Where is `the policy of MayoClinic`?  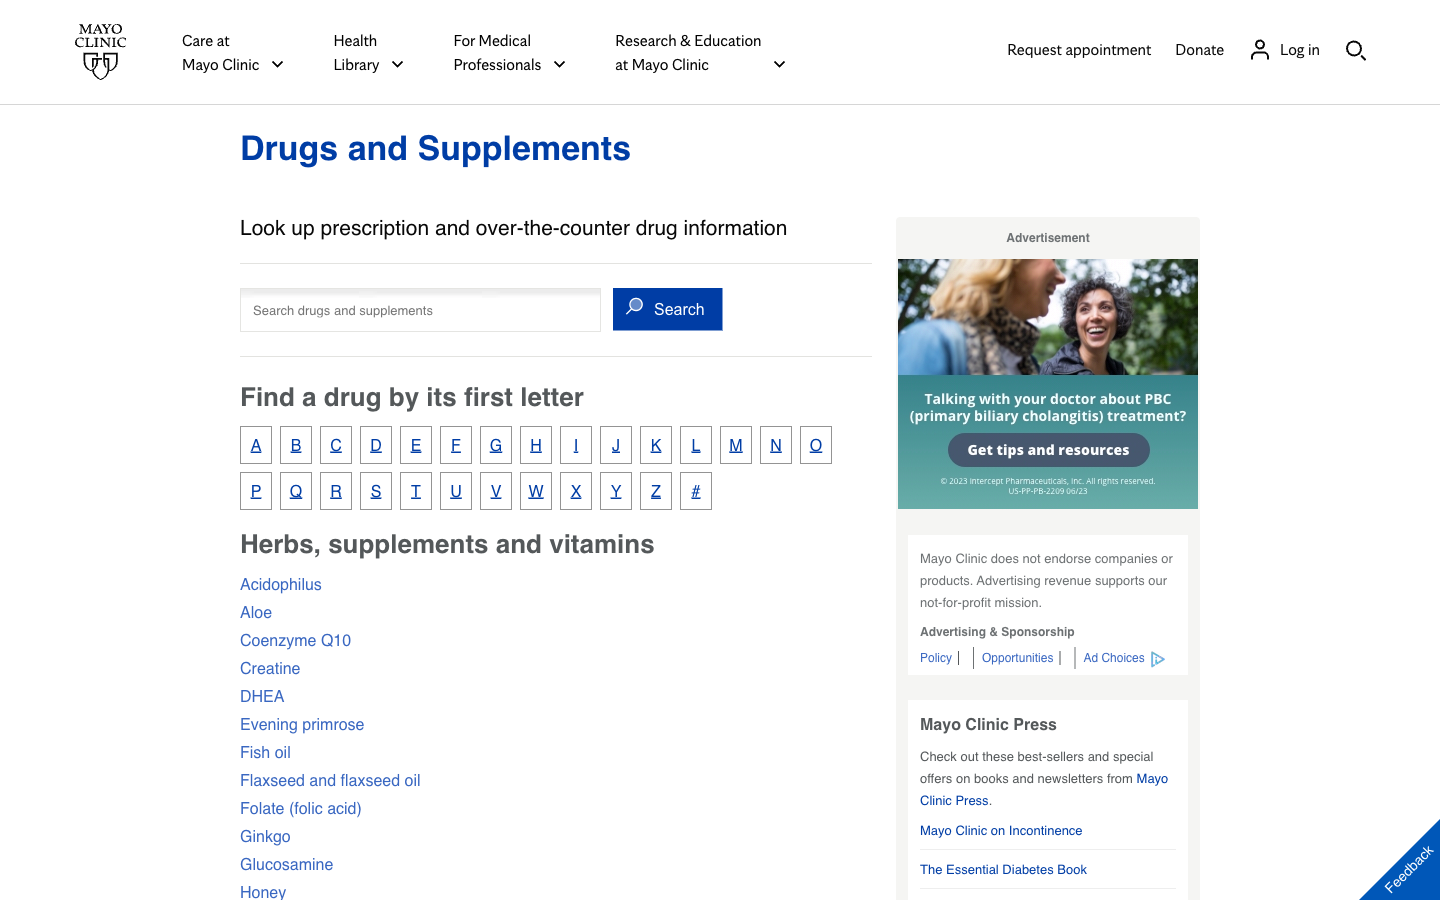 the policy of MayoClinic is located at coordinates (939, 657).